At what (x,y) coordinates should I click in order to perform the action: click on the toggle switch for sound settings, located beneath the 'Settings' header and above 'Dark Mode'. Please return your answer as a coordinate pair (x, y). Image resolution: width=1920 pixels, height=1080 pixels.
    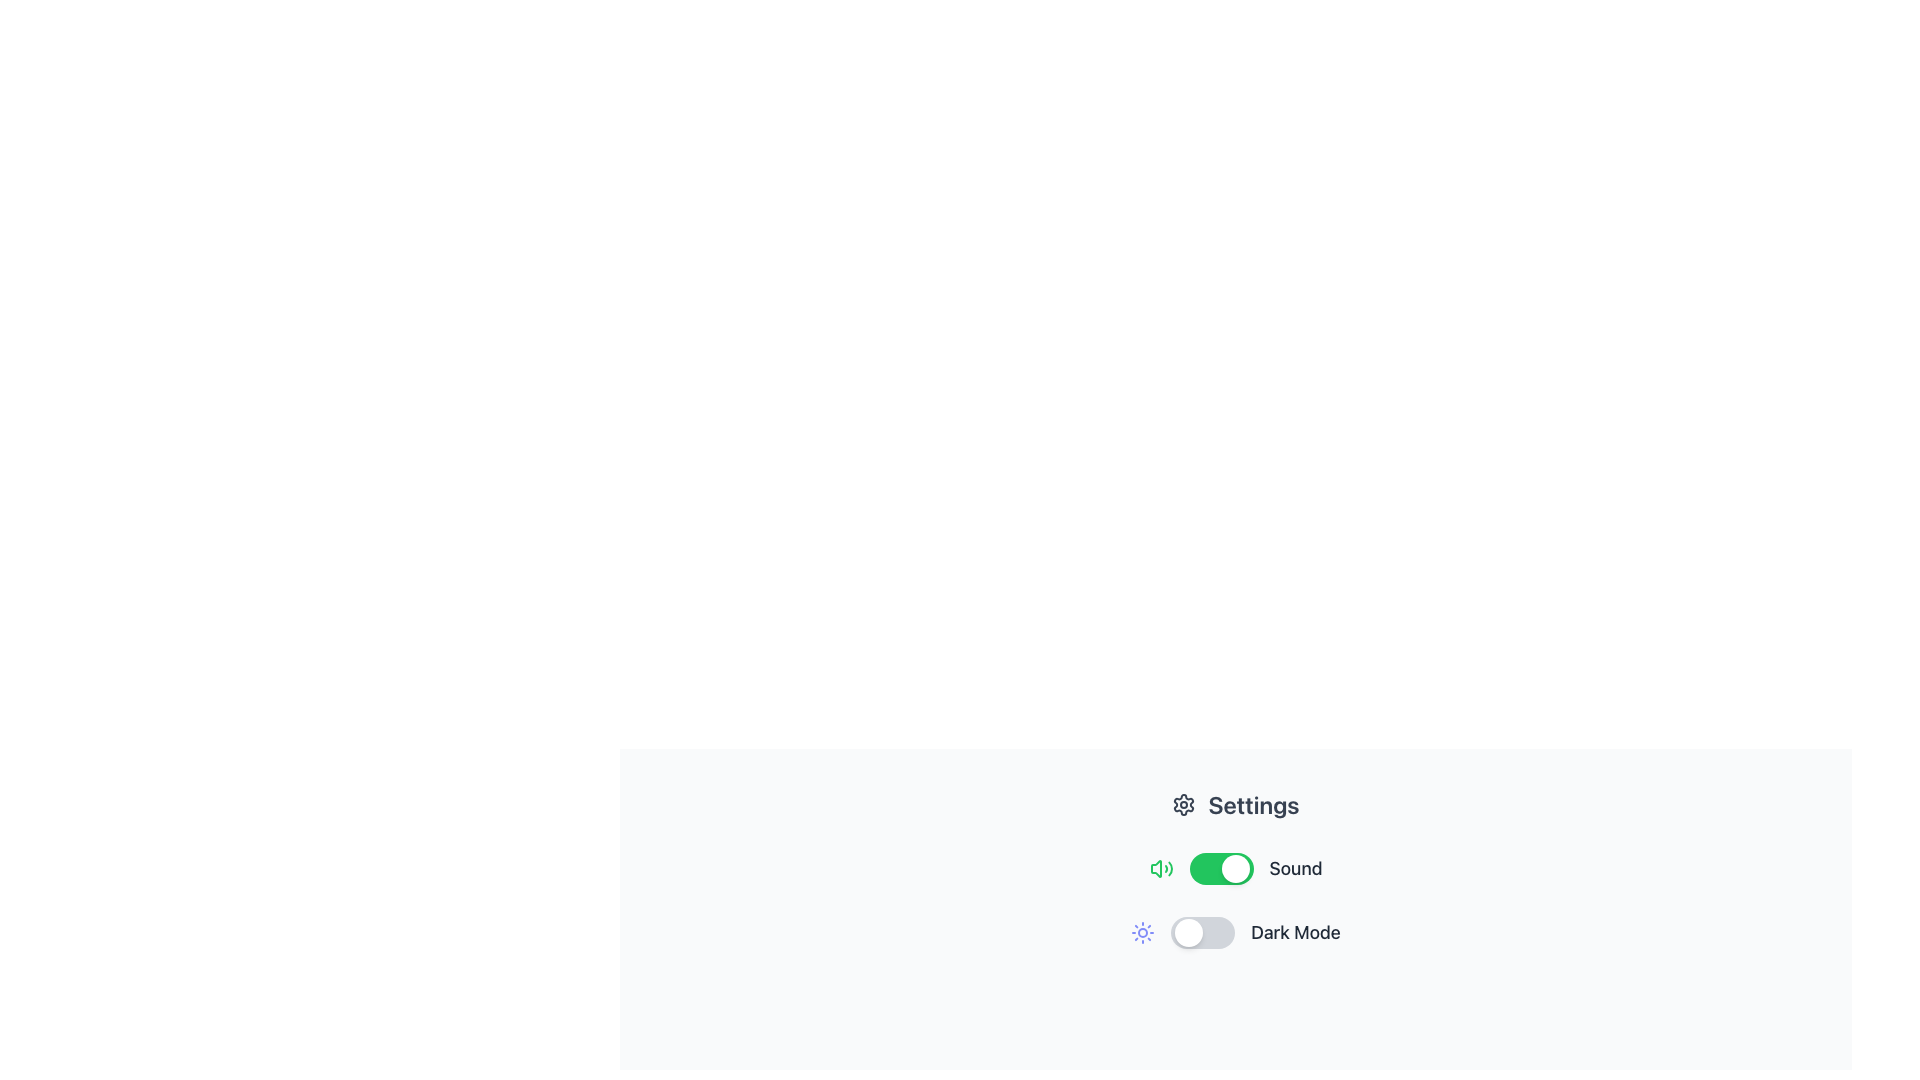
    Looking at the image, I should click on (1235, 867).